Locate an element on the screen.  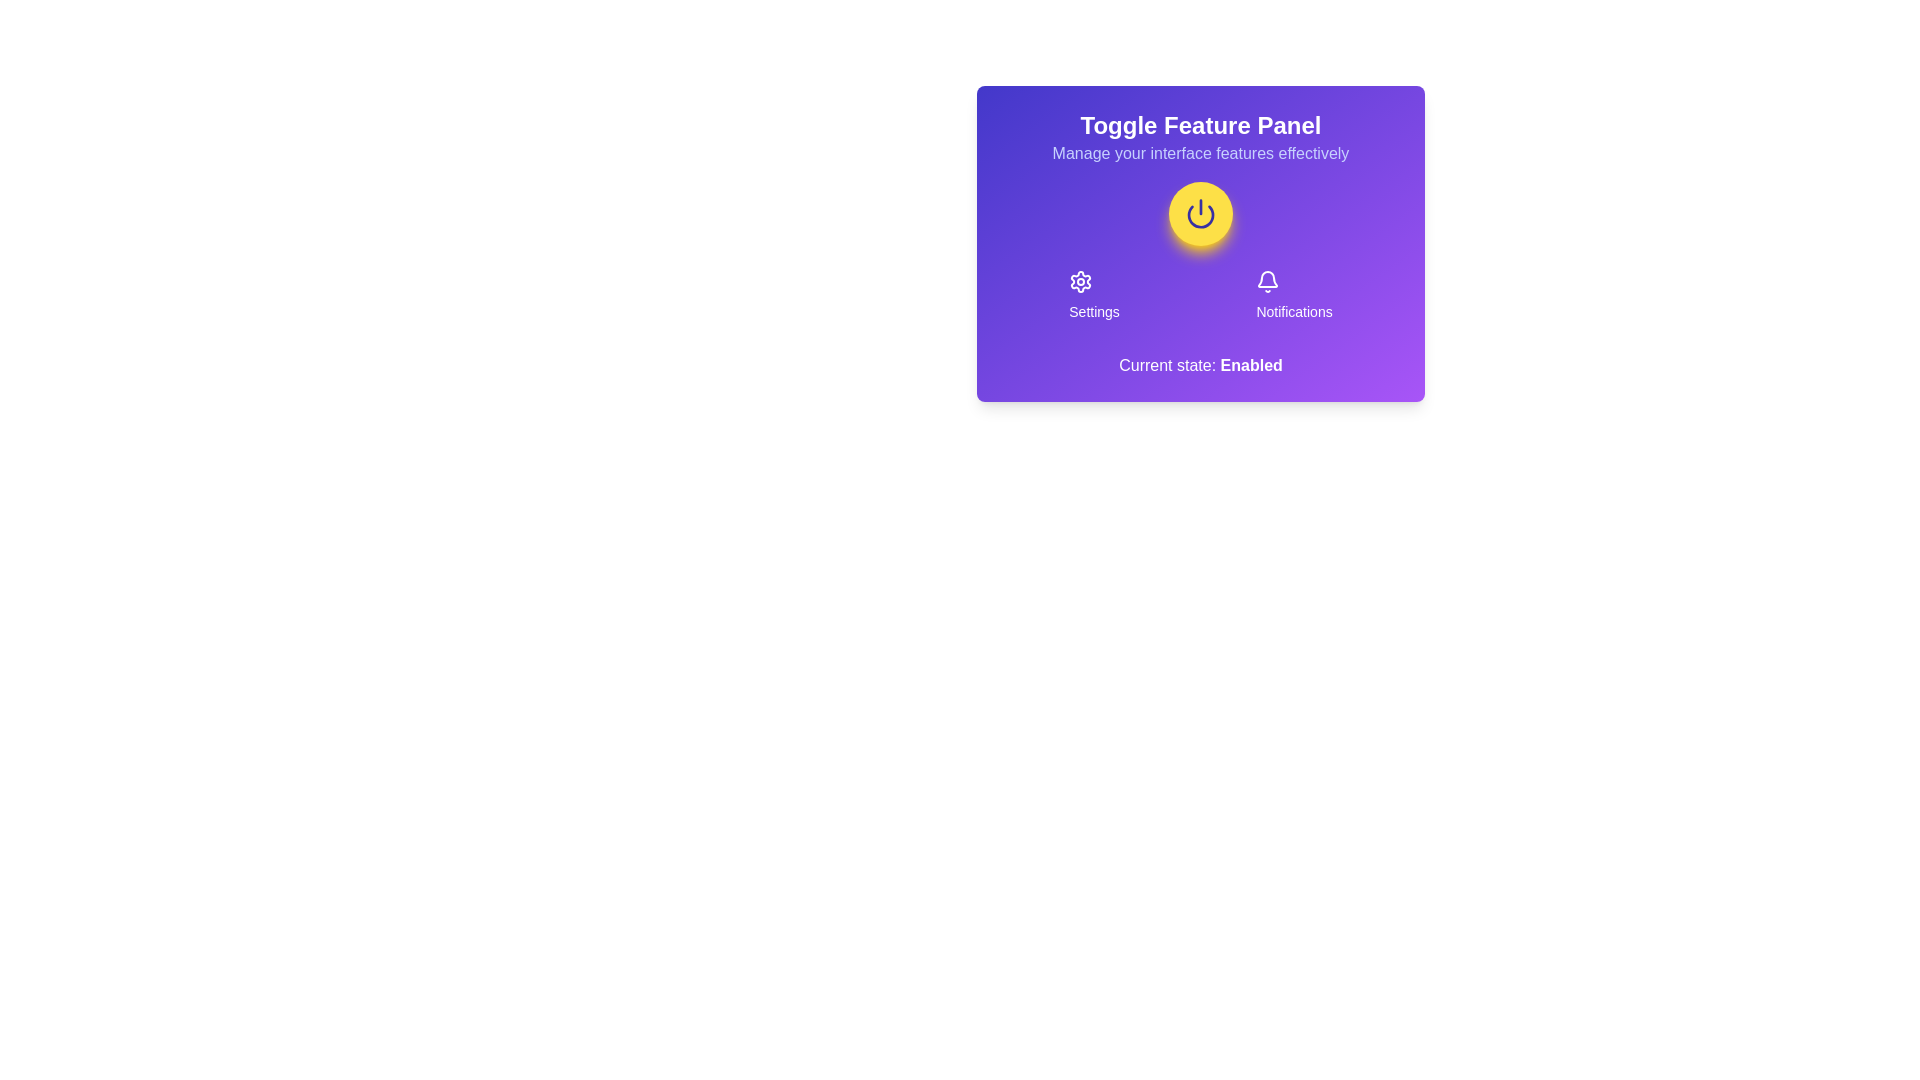
the static text label displaying 'Current state: Enabled', which is located at the bottom of the 'Toggle Feature Panel' card, underneath the 'Settings' and 'Notifications' options is located at coordinates (1200, 366).